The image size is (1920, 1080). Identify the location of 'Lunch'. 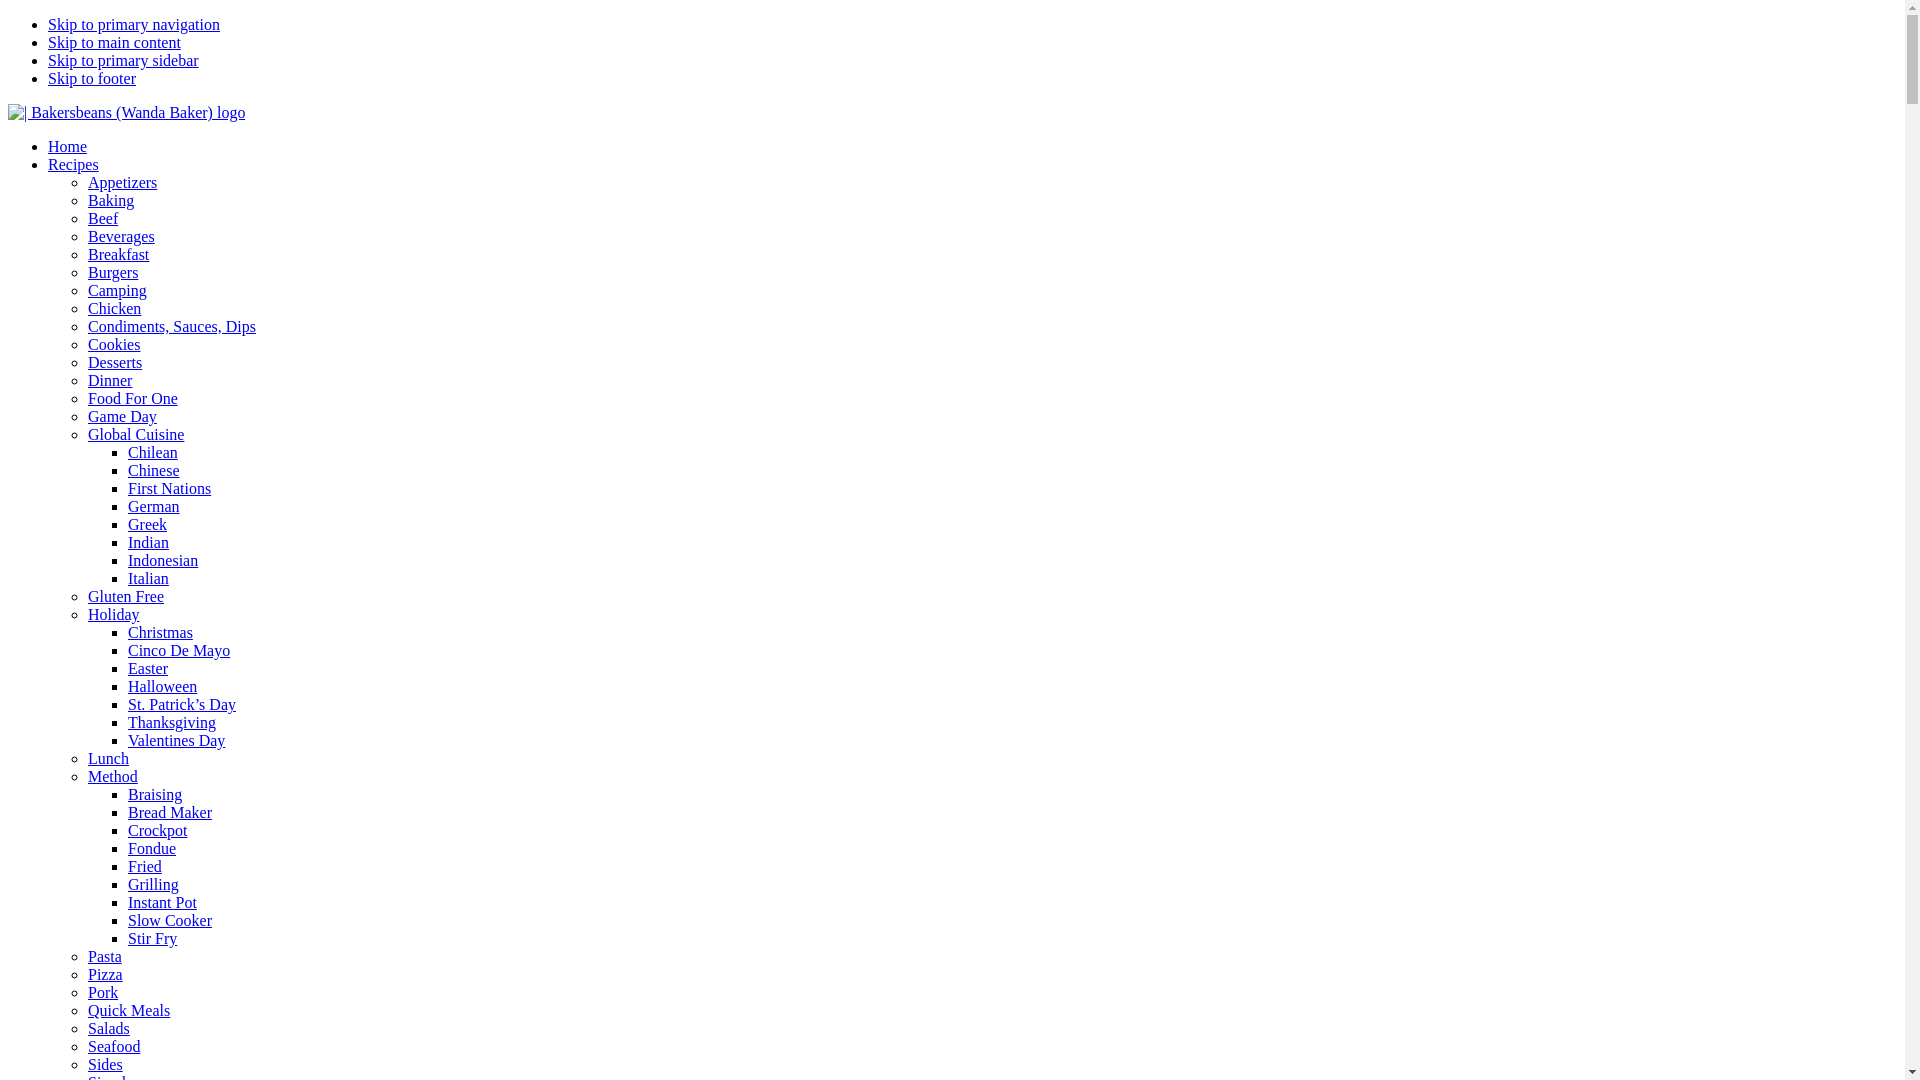
(107, 758).